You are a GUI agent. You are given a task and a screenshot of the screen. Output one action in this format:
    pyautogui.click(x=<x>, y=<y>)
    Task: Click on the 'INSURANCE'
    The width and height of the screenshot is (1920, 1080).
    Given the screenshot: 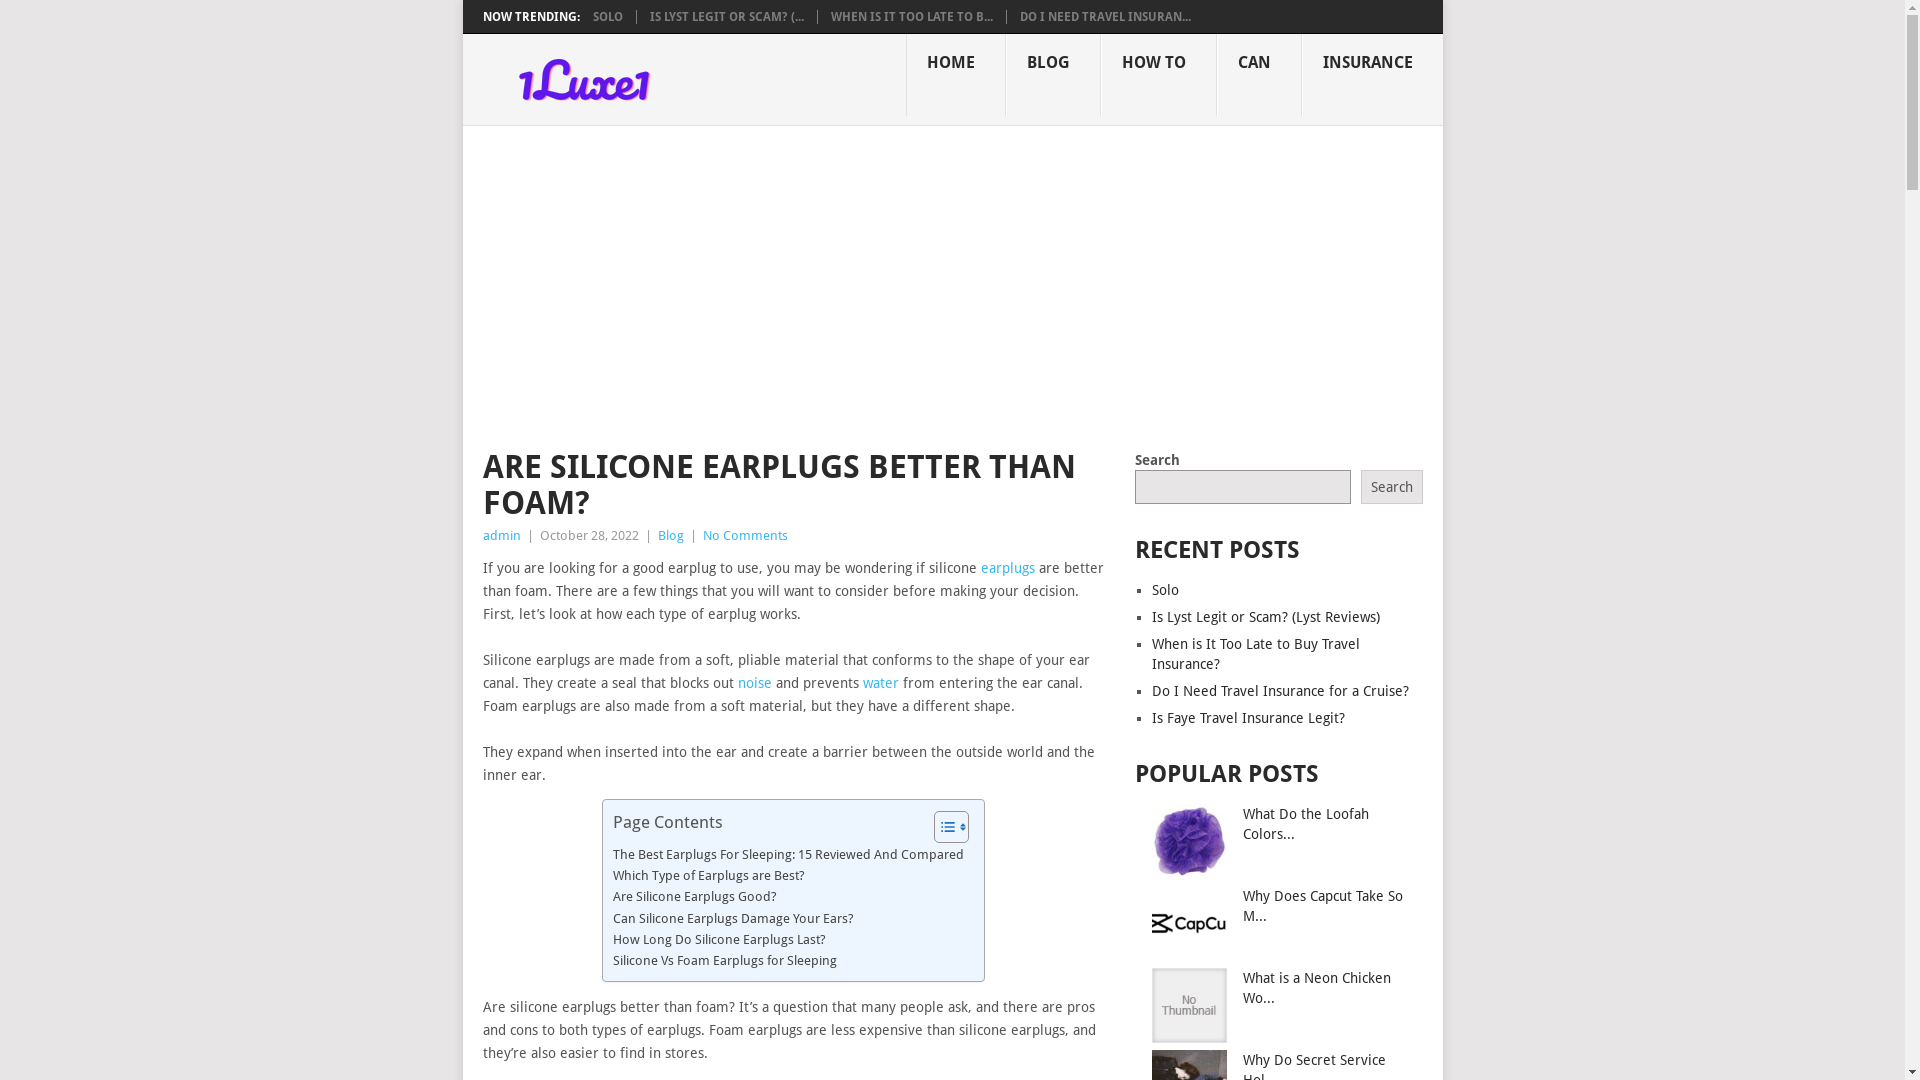 What is the action you would take?
    pyautogui.click(x=1371, y=73)
    